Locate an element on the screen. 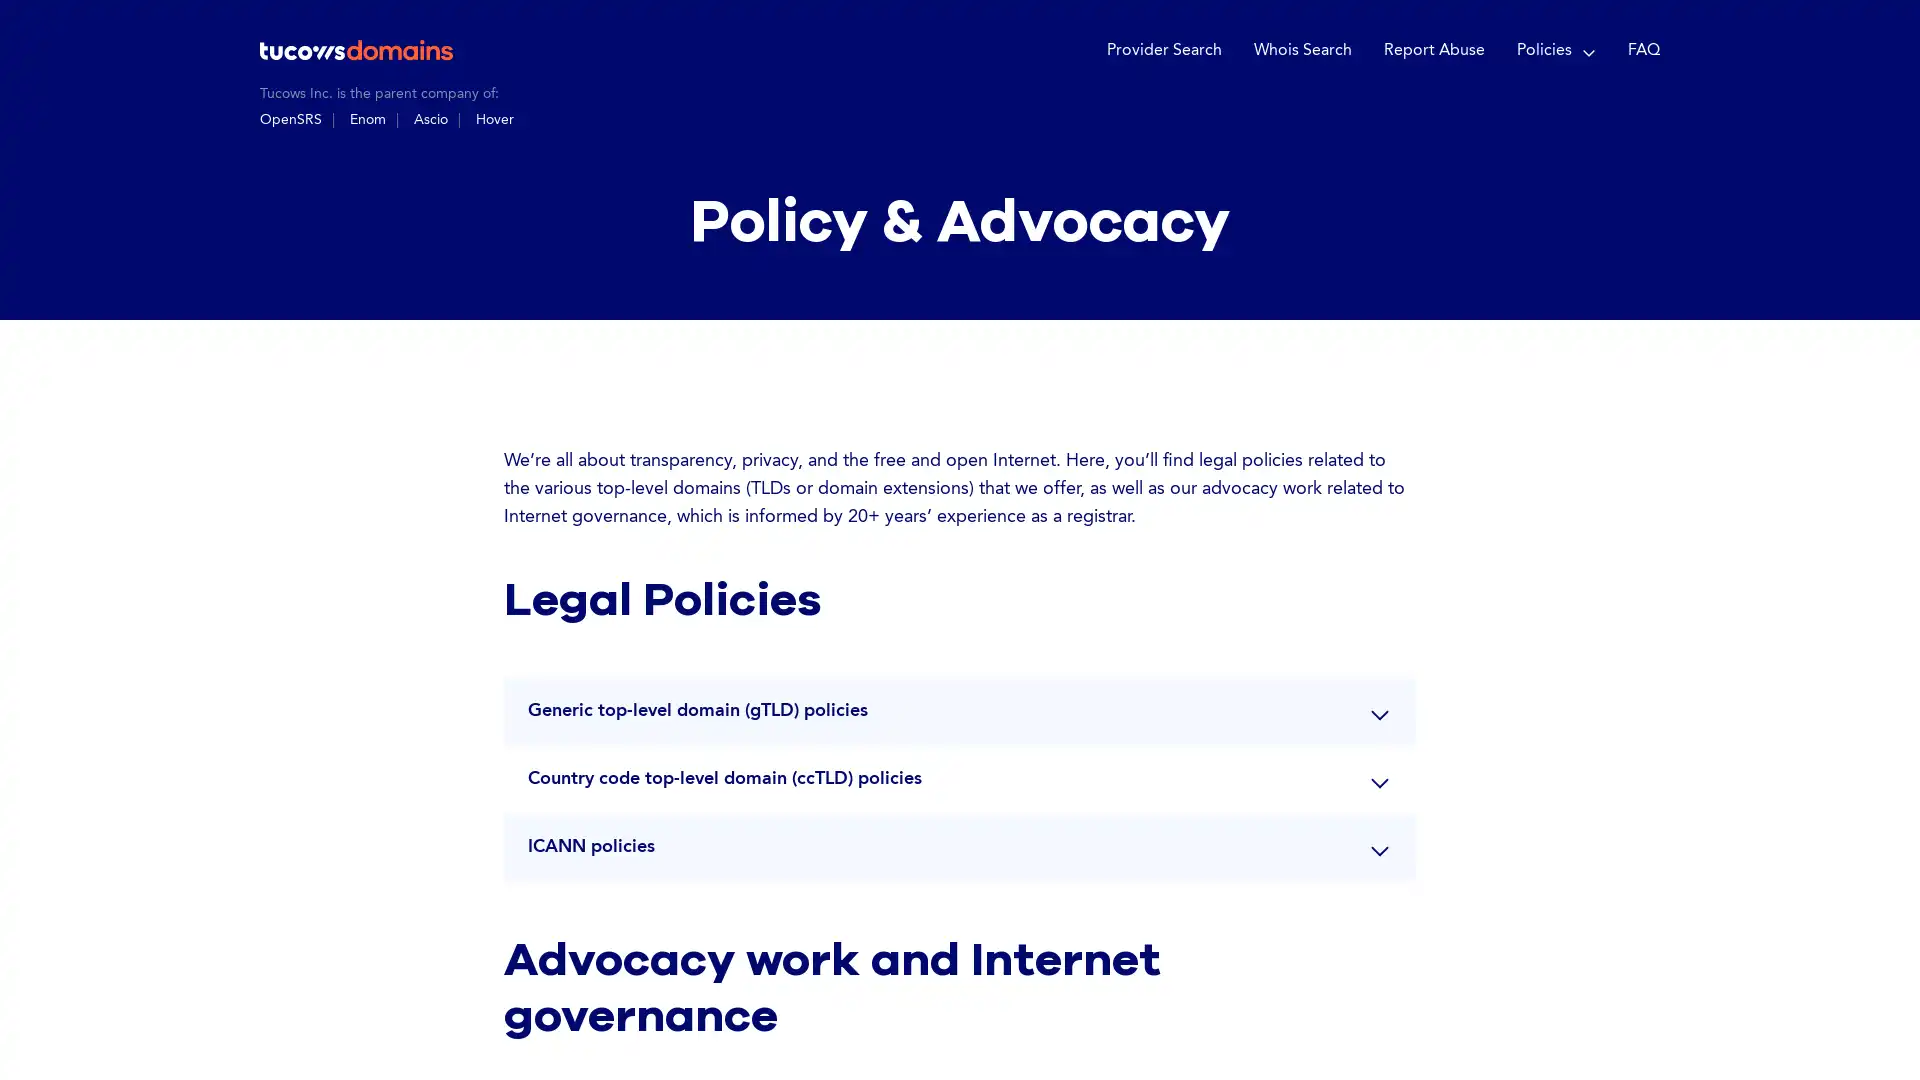 This screenshot has height=1080, width=1920. Generic top-level domain (gTLD) policies is located at coordinates (960, 708).